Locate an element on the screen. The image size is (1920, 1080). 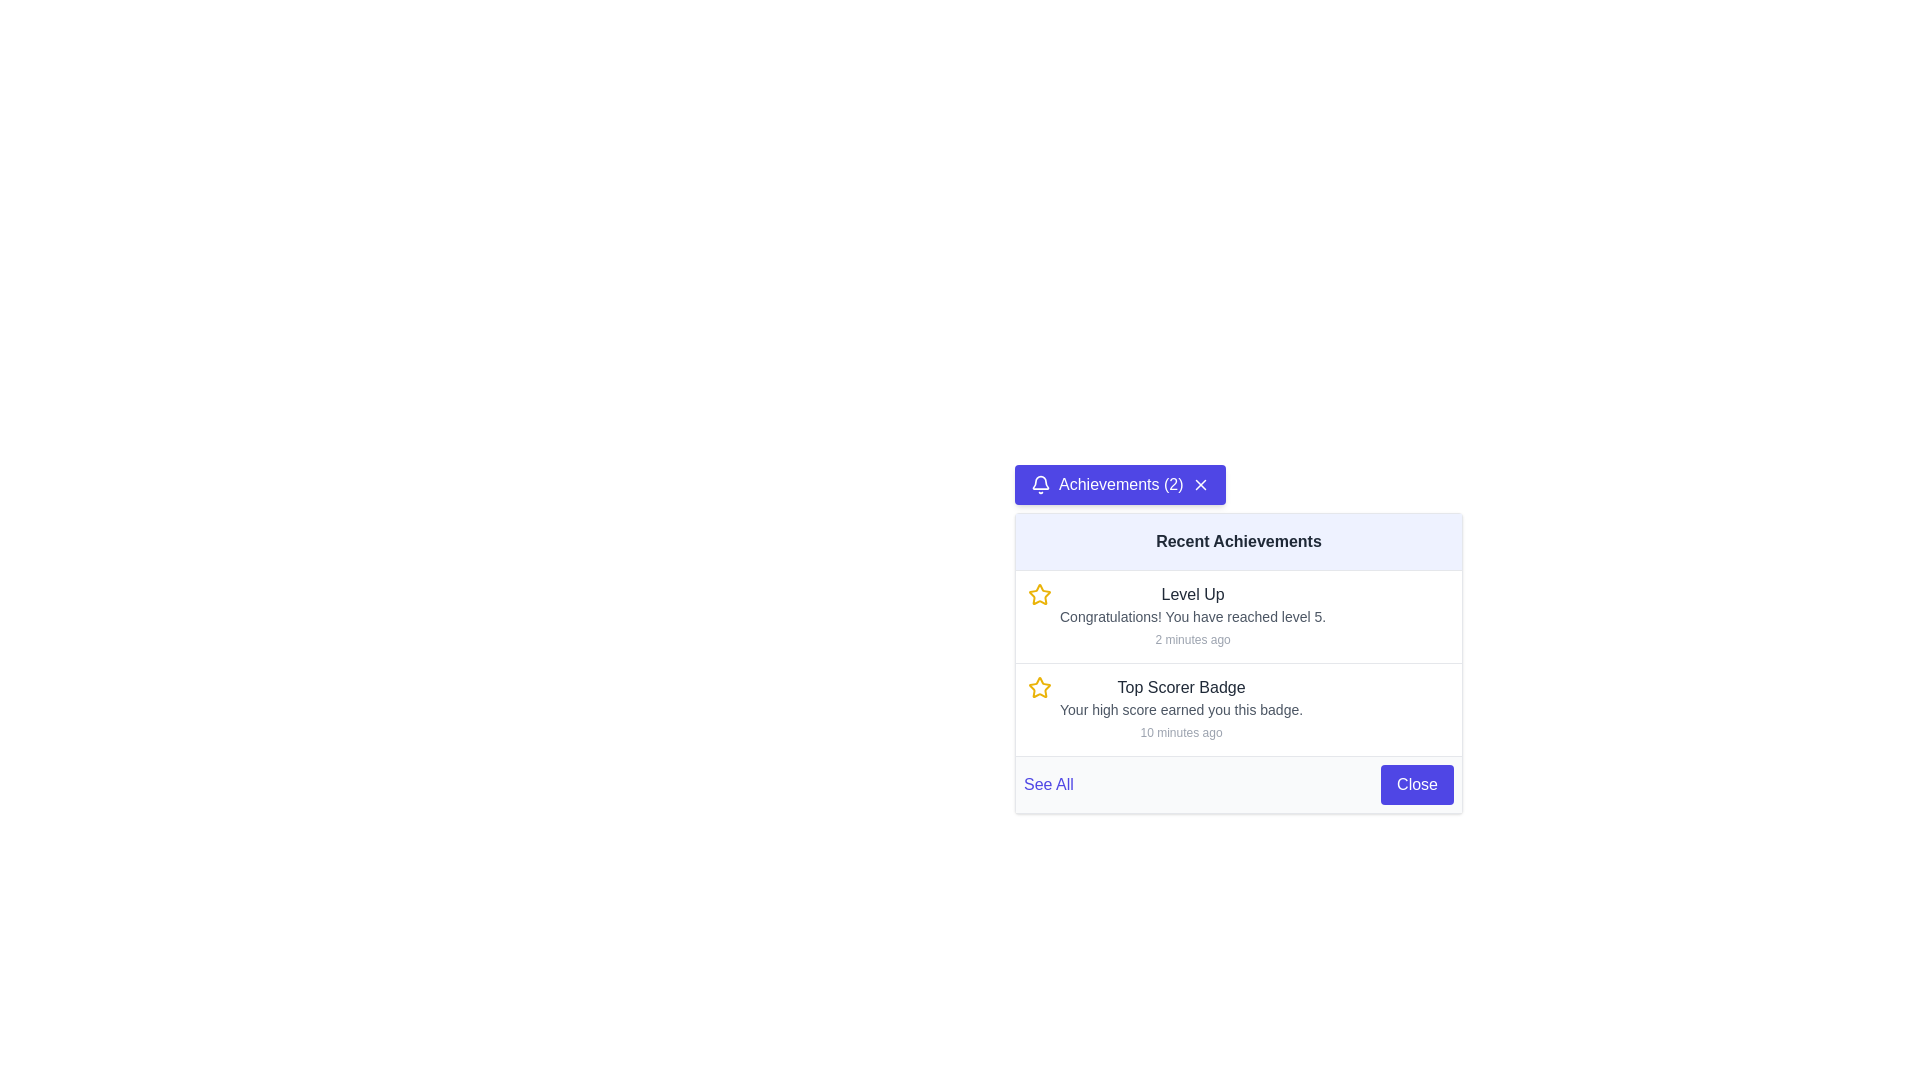
the Notification or Achievement Item labeled 'Top Scorer Badge' which contains a star icon and three lines of text, indicating a recent achievement is located at coordinates (1237, 708).